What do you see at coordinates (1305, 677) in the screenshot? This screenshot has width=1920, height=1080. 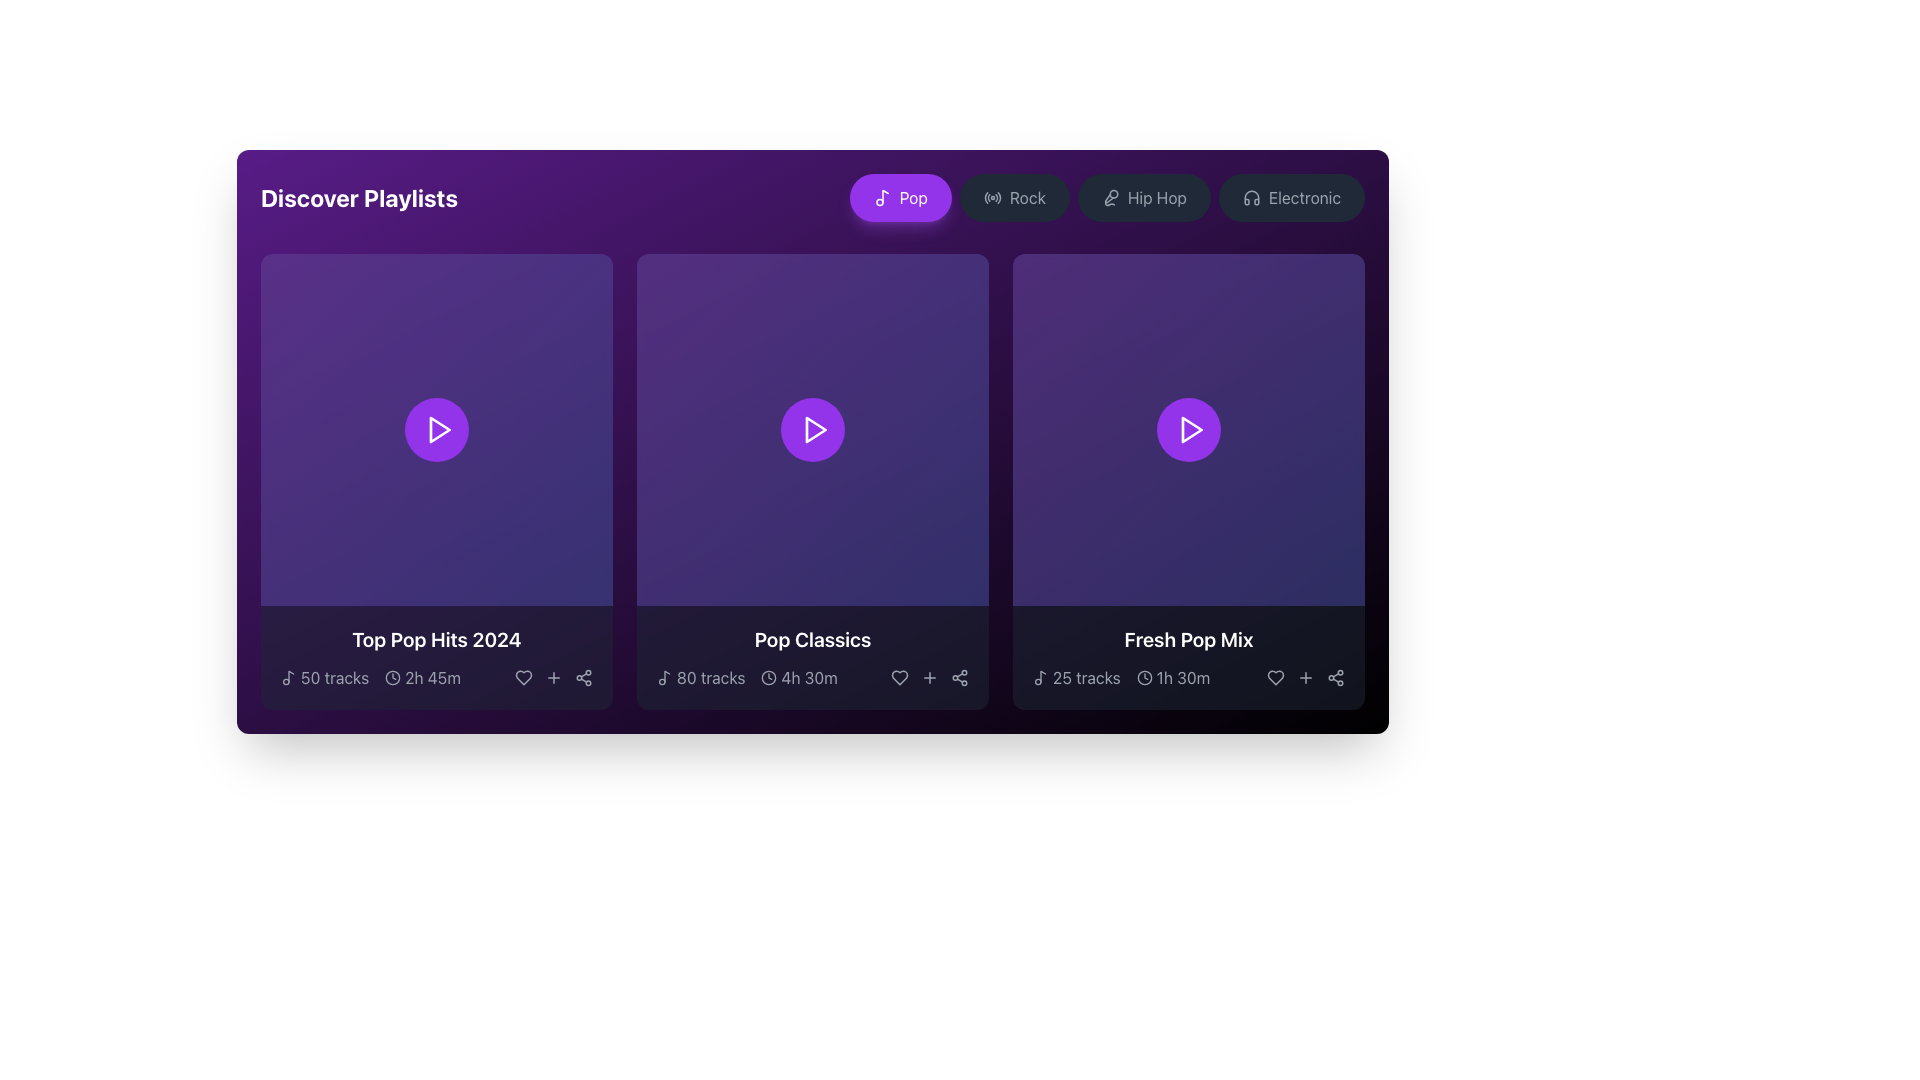 I see `the plus symbol button located at the bottom-right of the 'Fresh Pop Mix' card` at bounding box center [1305, 677].